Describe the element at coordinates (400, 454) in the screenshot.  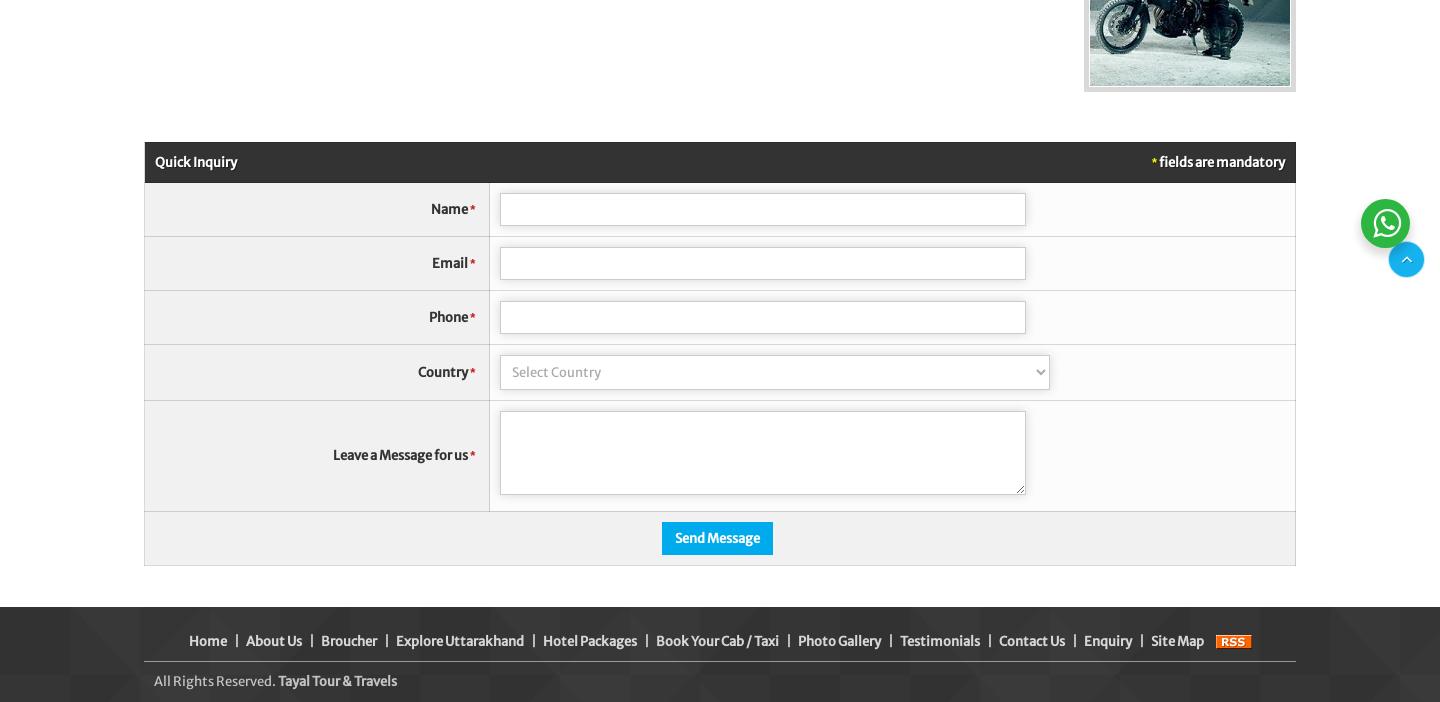
I see `'Leave a Message for us'` at that location.